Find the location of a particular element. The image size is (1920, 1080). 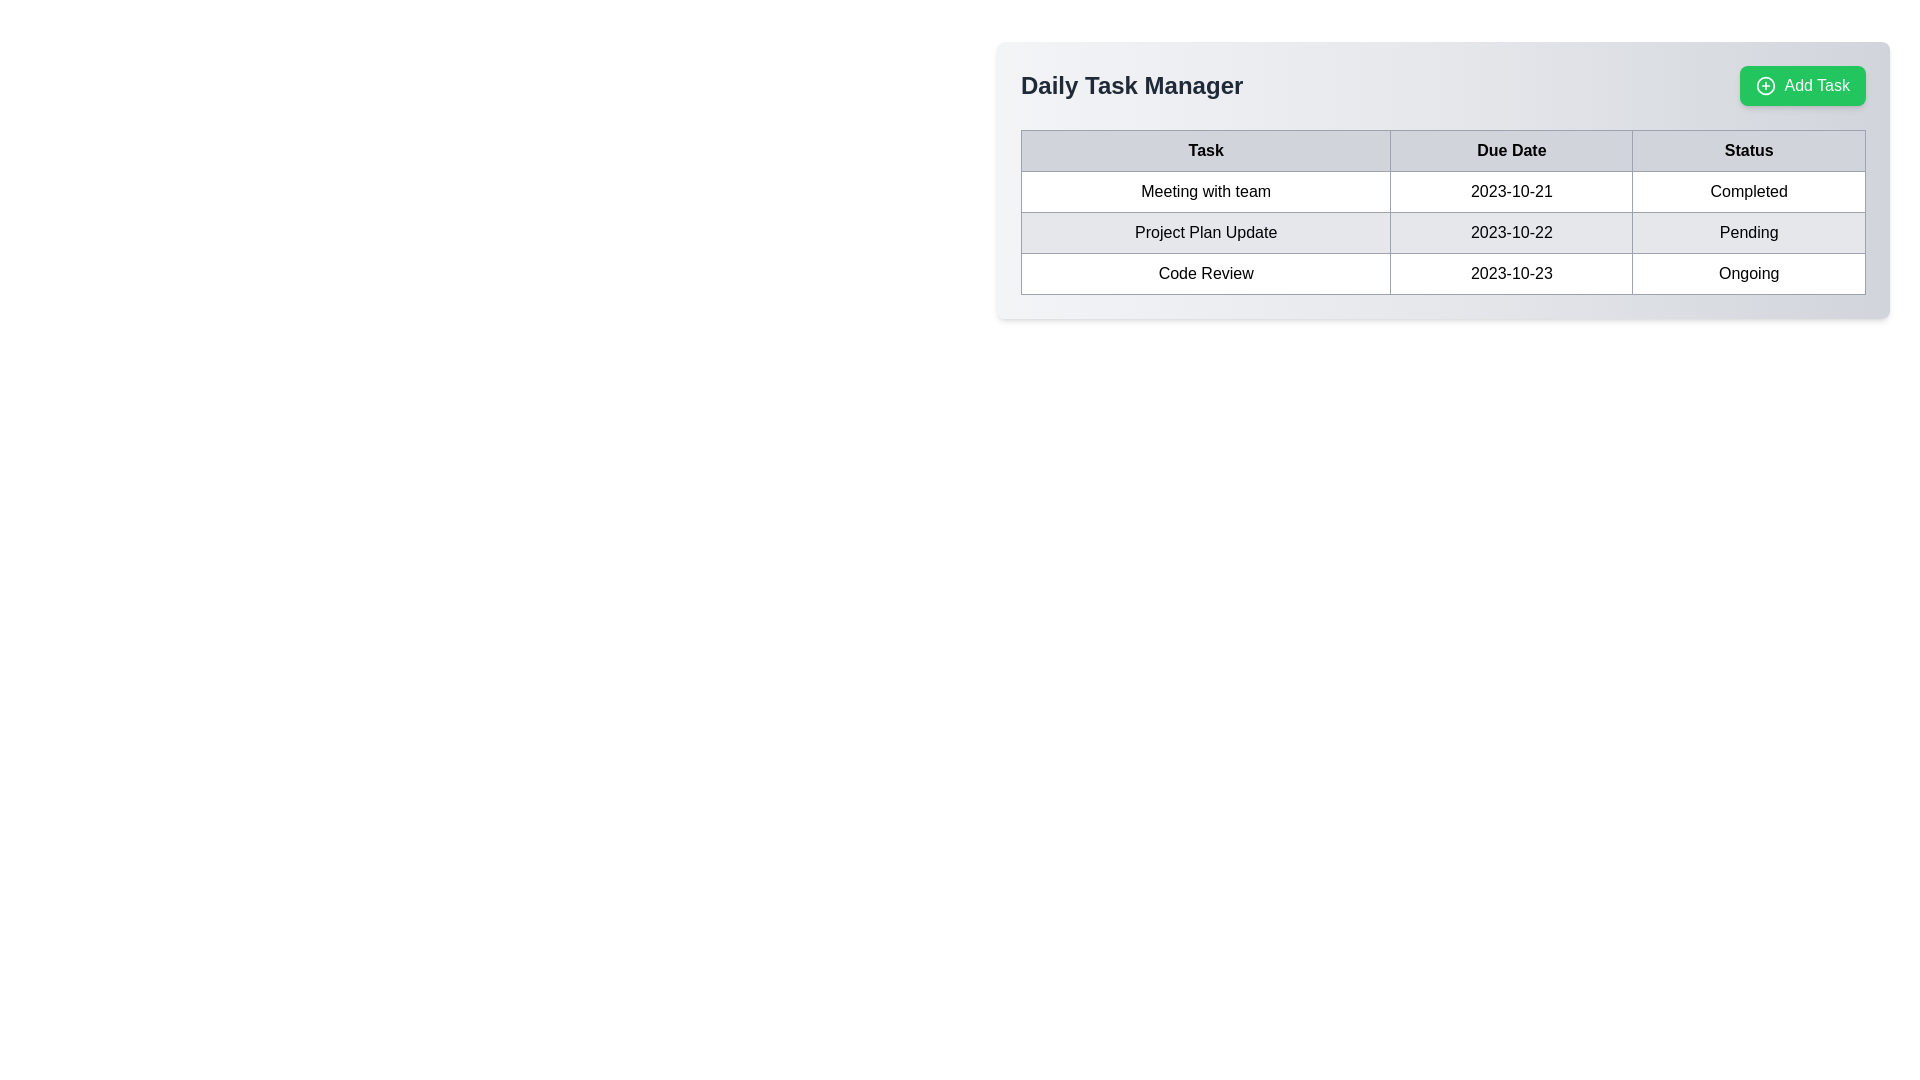

the text label displaying 'Completed' in the 'Status' column of the table is located at coordinates (1748, 192).